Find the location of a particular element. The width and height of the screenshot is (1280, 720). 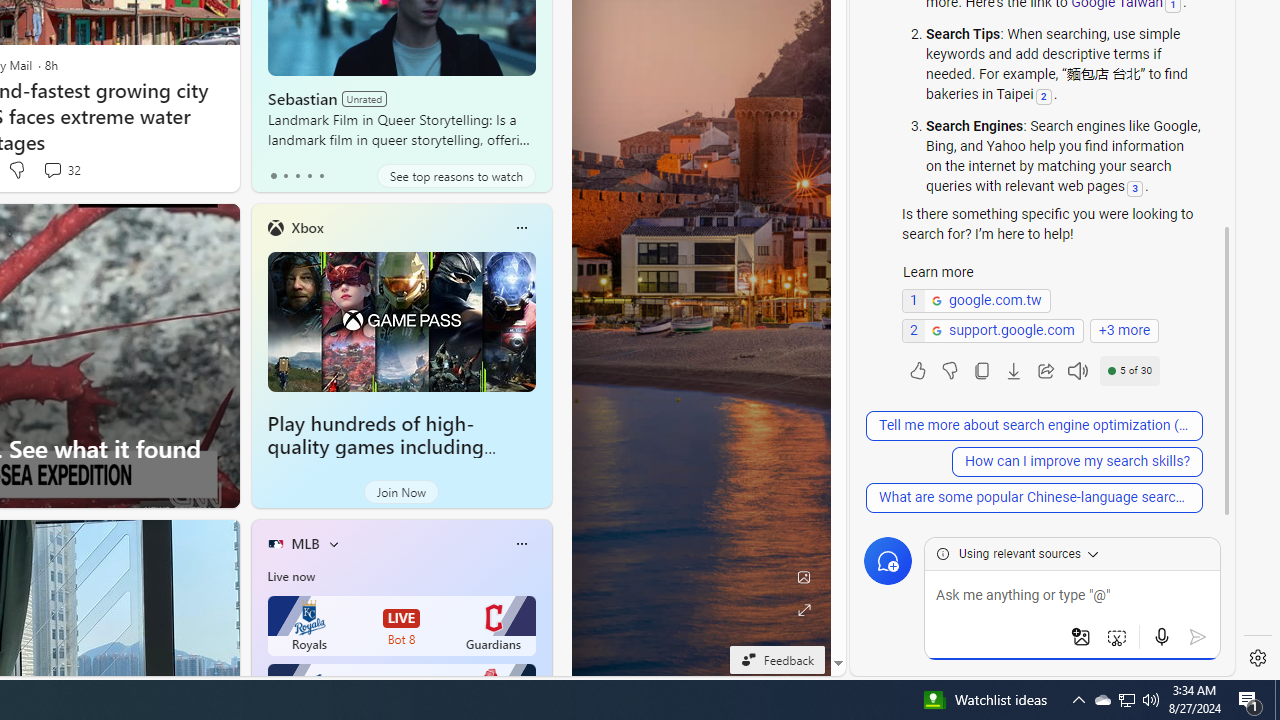

'See top reasons to watch' is located at coordinates (455, 175).